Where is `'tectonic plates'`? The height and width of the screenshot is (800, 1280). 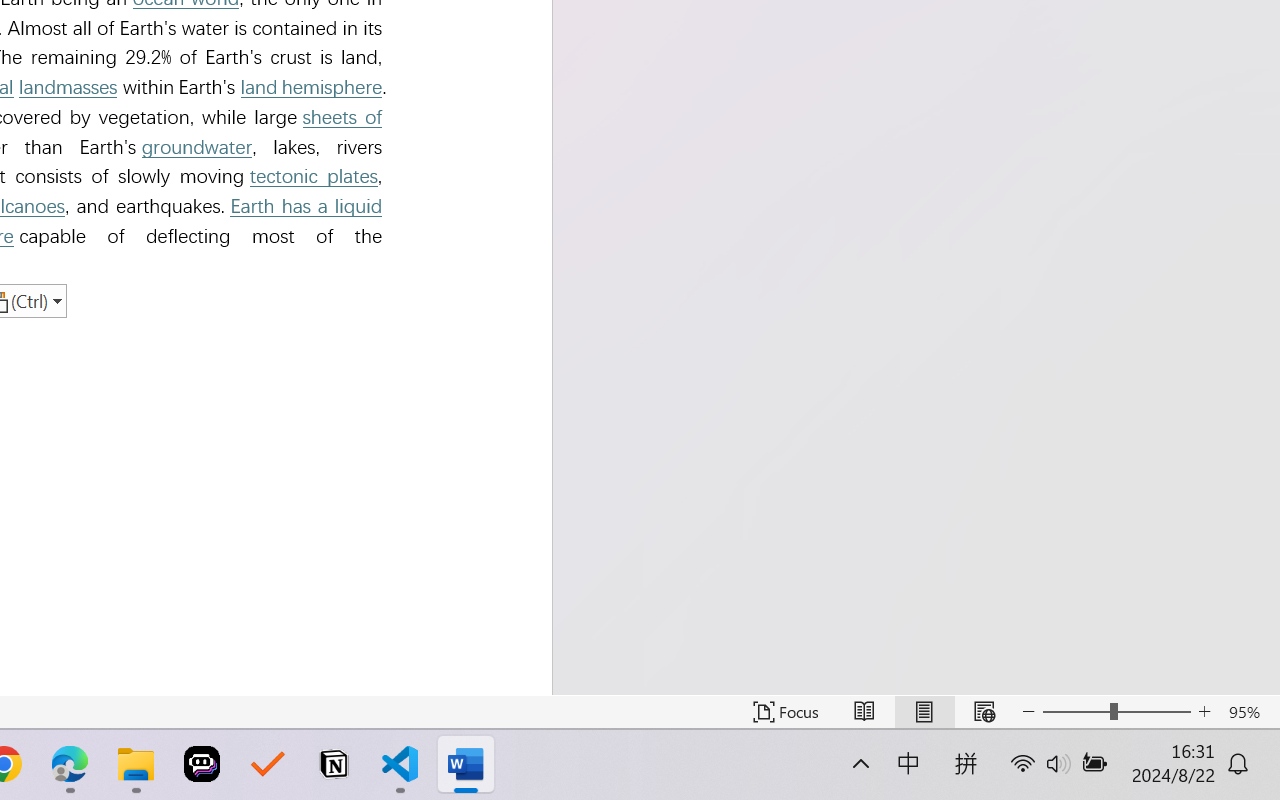 'tectonic plates' is located at coordinates (312, 175).